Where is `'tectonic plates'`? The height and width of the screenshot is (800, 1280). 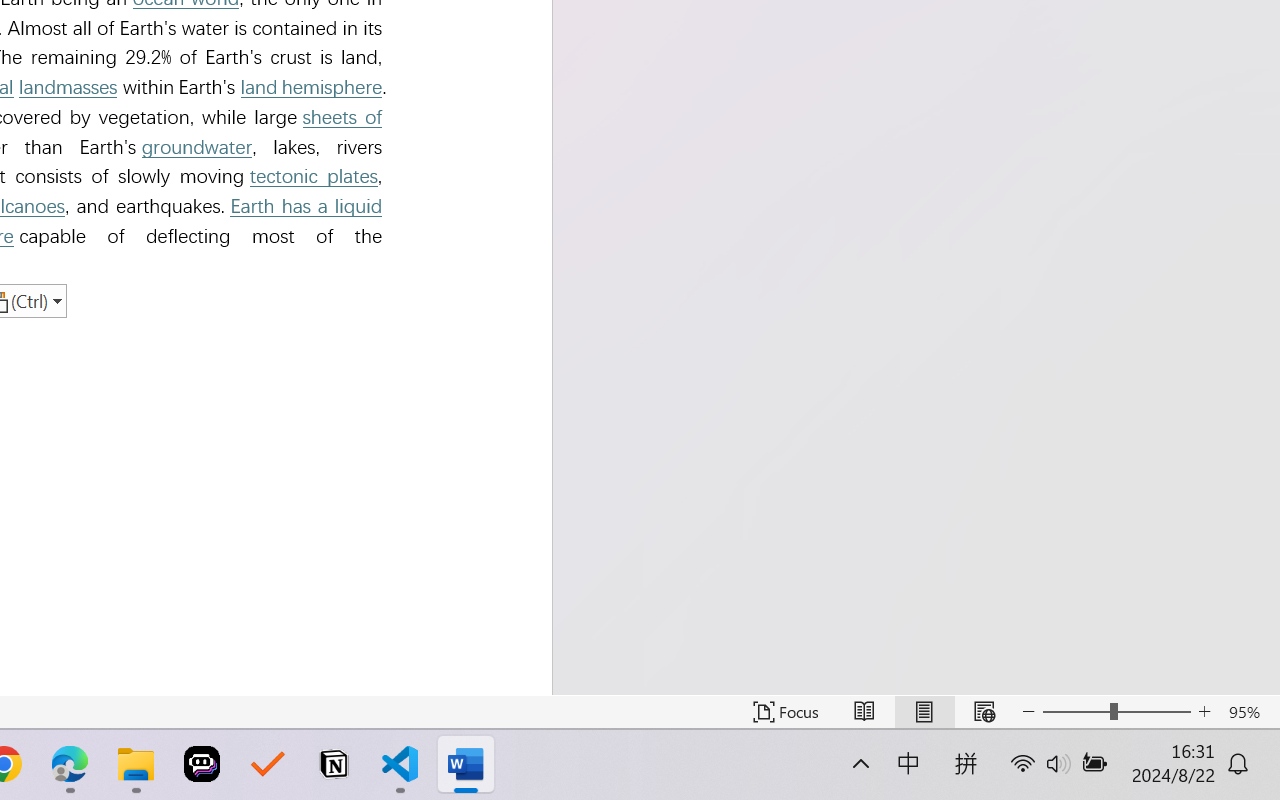 'tectonic plates' is located at coordinates (312, 175).